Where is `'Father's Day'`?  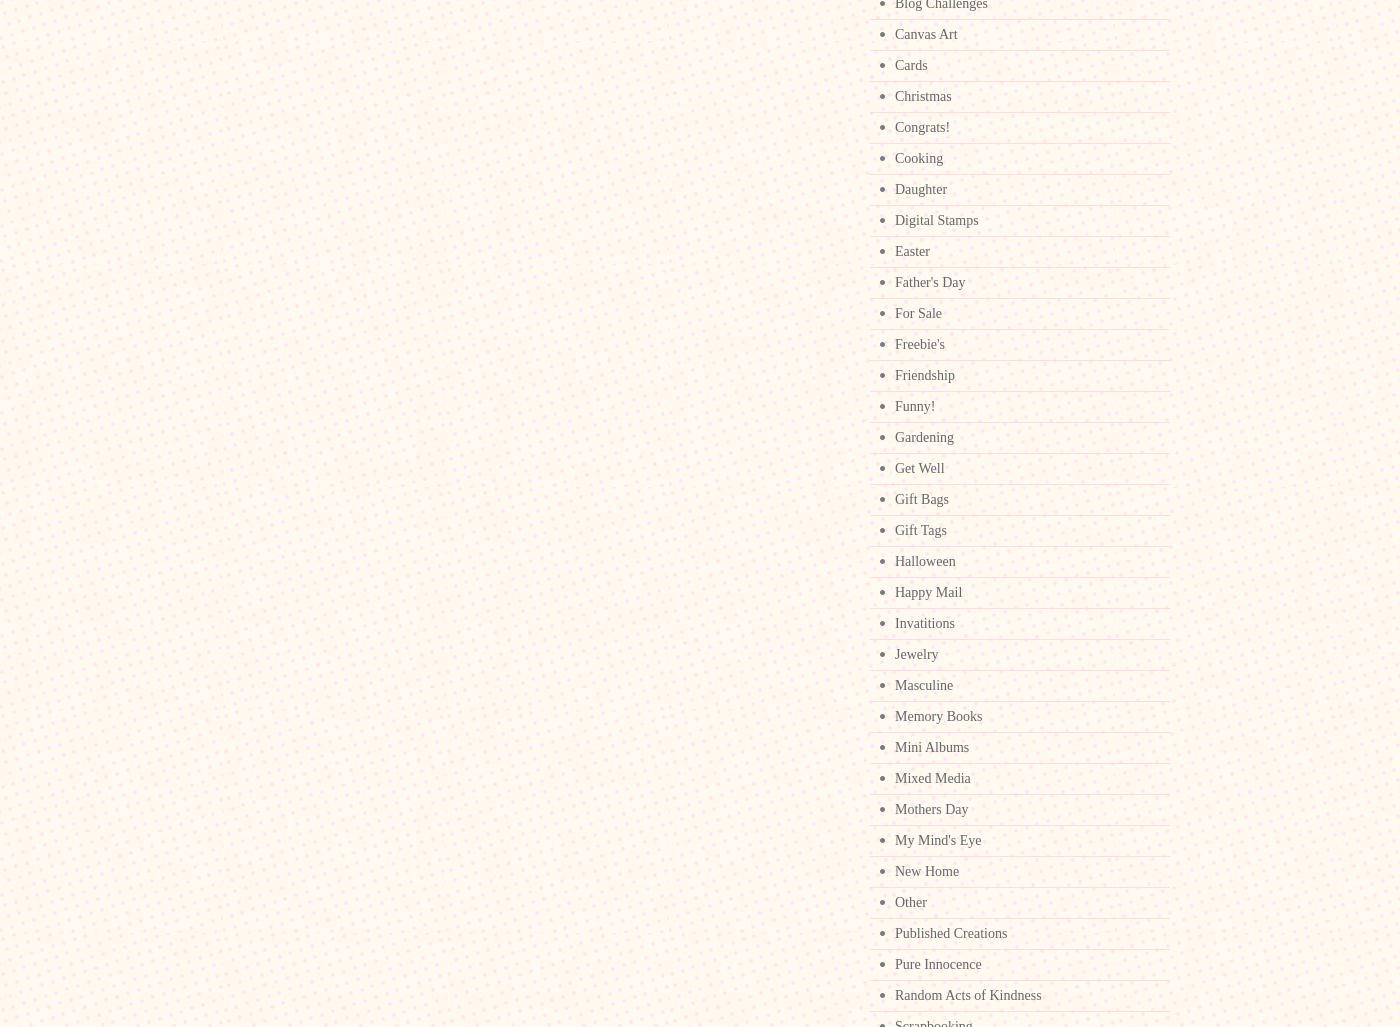
'Father's Day' is located at coordinates (930, 282).